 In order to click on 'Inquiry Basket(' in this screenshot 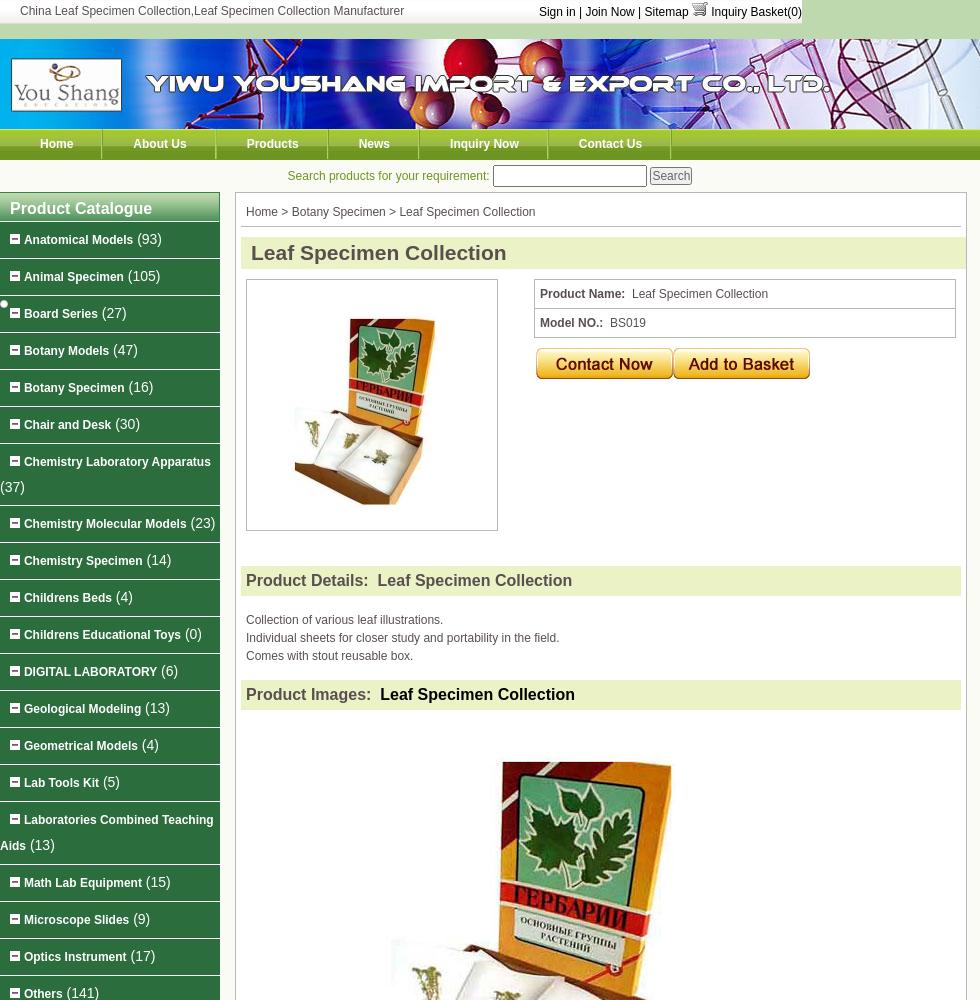, I will do `click(750, 12)`.